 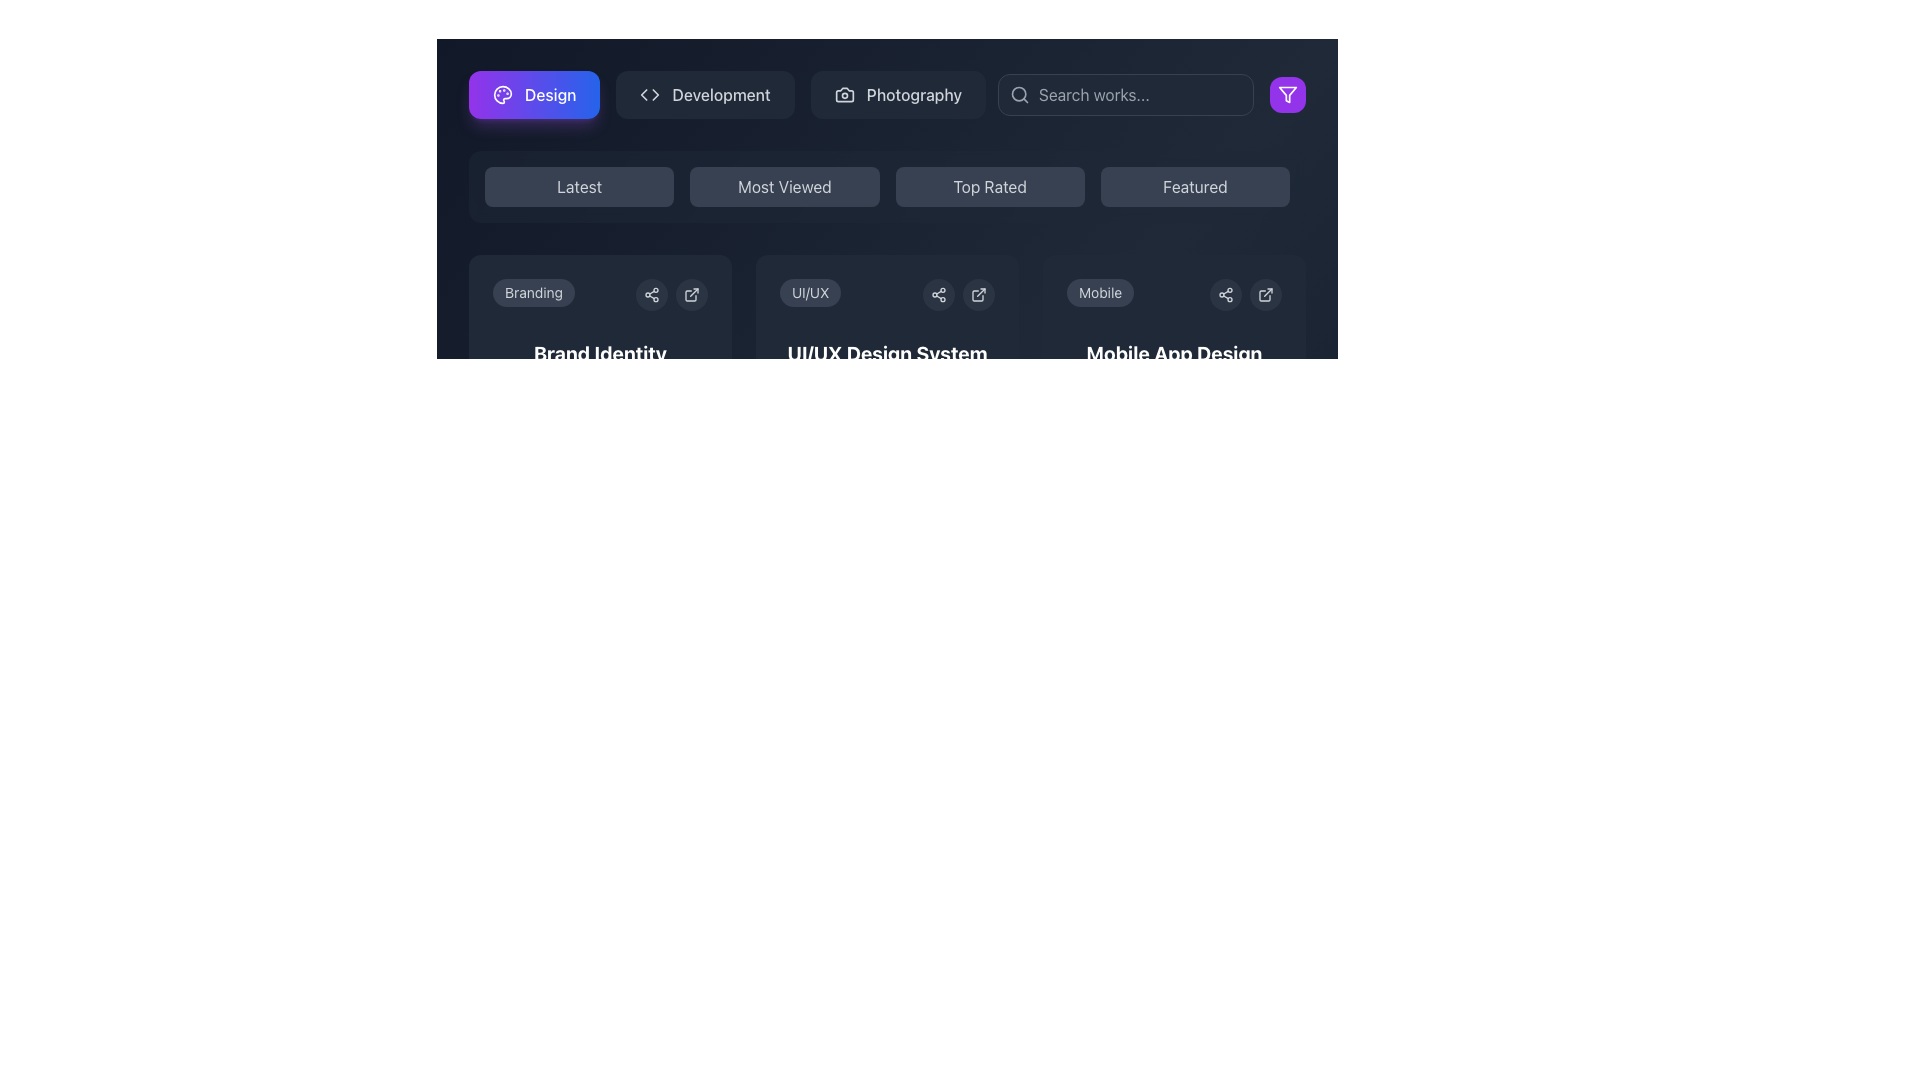 I want to click on the information card element that serves as a panel for a specific design category, located in the center of a three-column layout, so click(x=886, y=352).